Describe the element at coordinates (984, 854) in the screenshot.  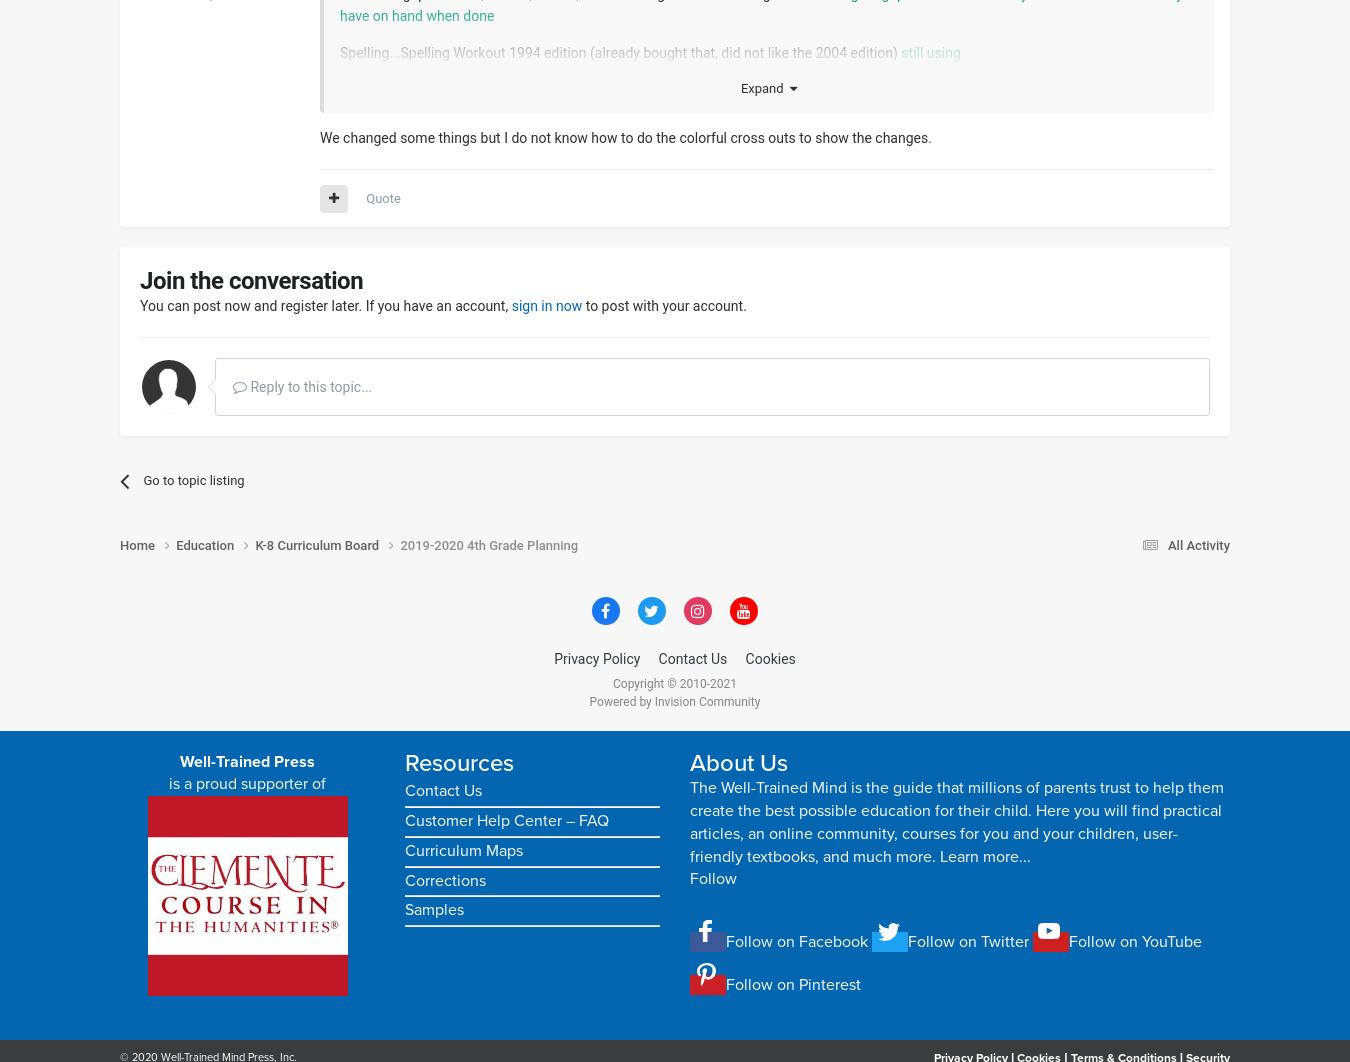
I see `'Learn more...'` at that location.